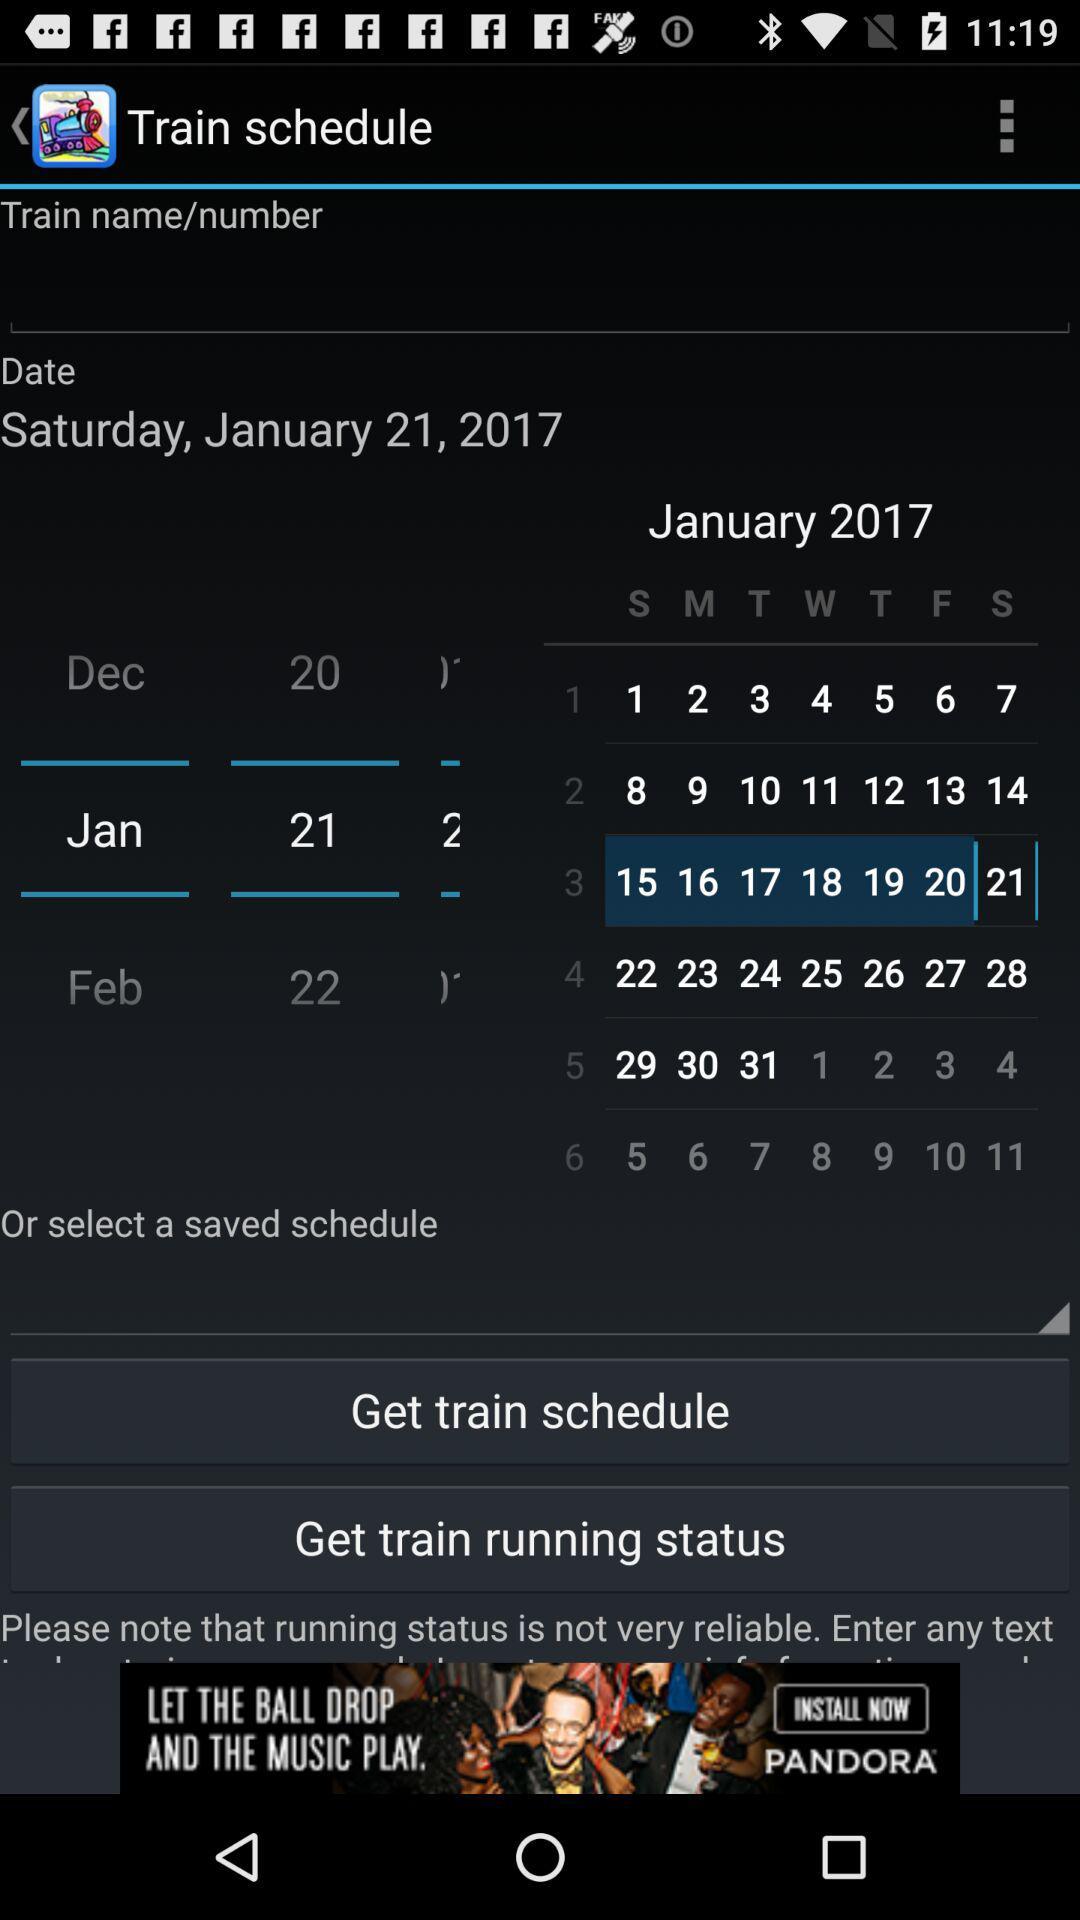 The height and width of the screenshot is (1920, 1080). Describe the element at coordinates (540, 1727) in the screenshot. I see `advertisement` at that location.